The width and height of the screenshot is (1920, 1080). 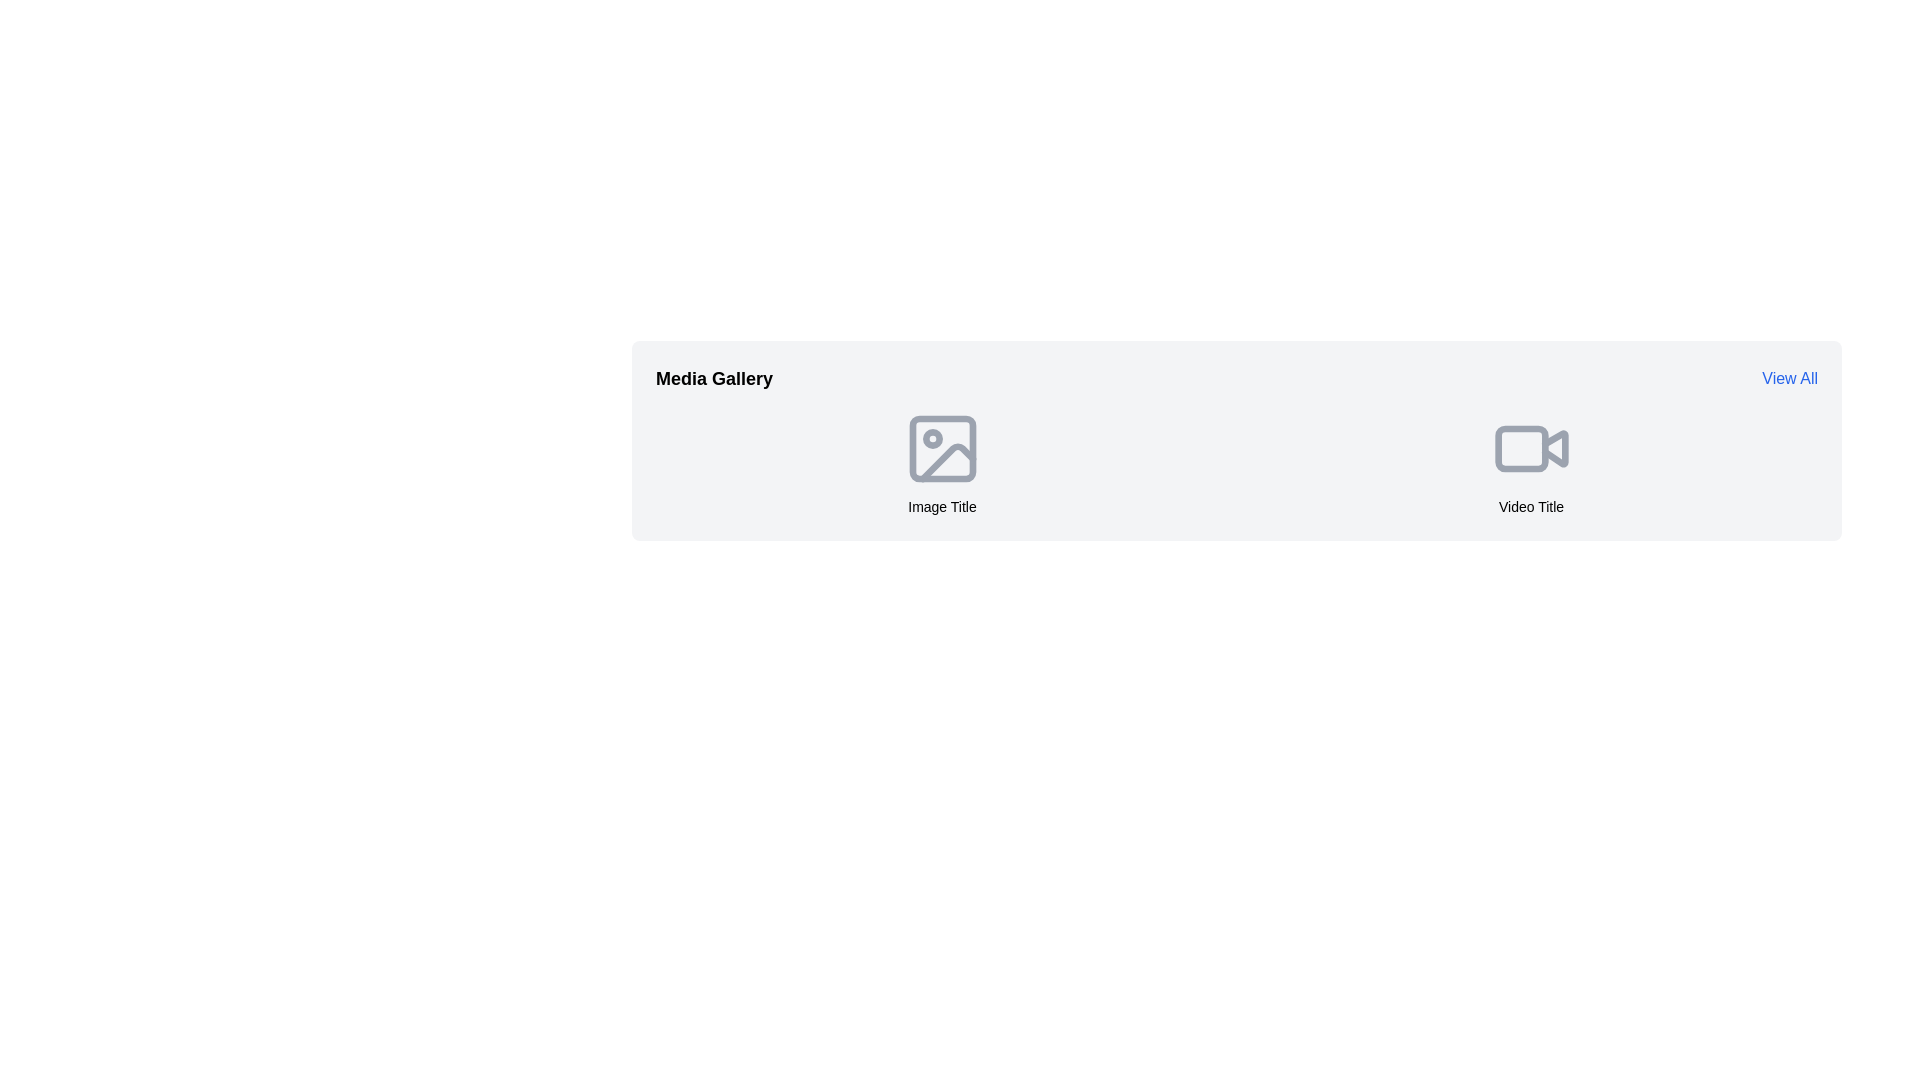 I want to click on the bold text label 'Media Gallery' located in the header row, positioned to the left of the 'View All' link, so click(x=714, y=378).